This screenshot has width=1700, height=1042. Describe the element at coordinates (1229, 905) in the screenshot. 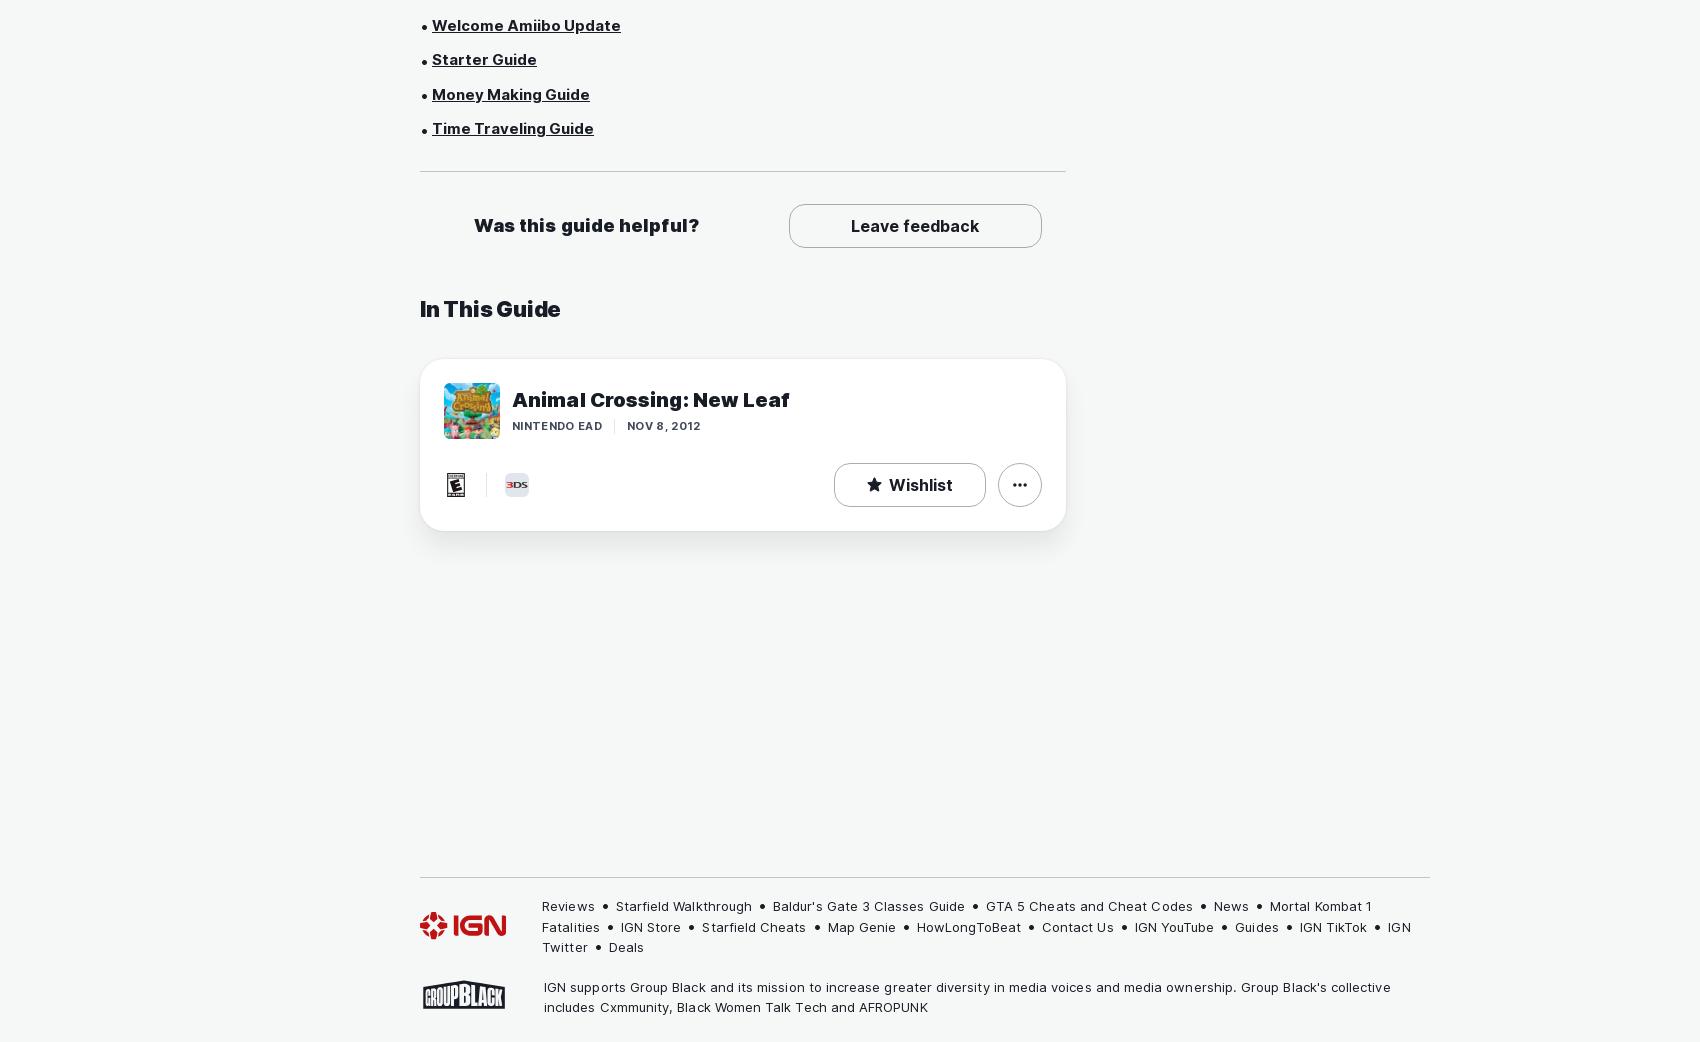

I see `'News'` at that location.